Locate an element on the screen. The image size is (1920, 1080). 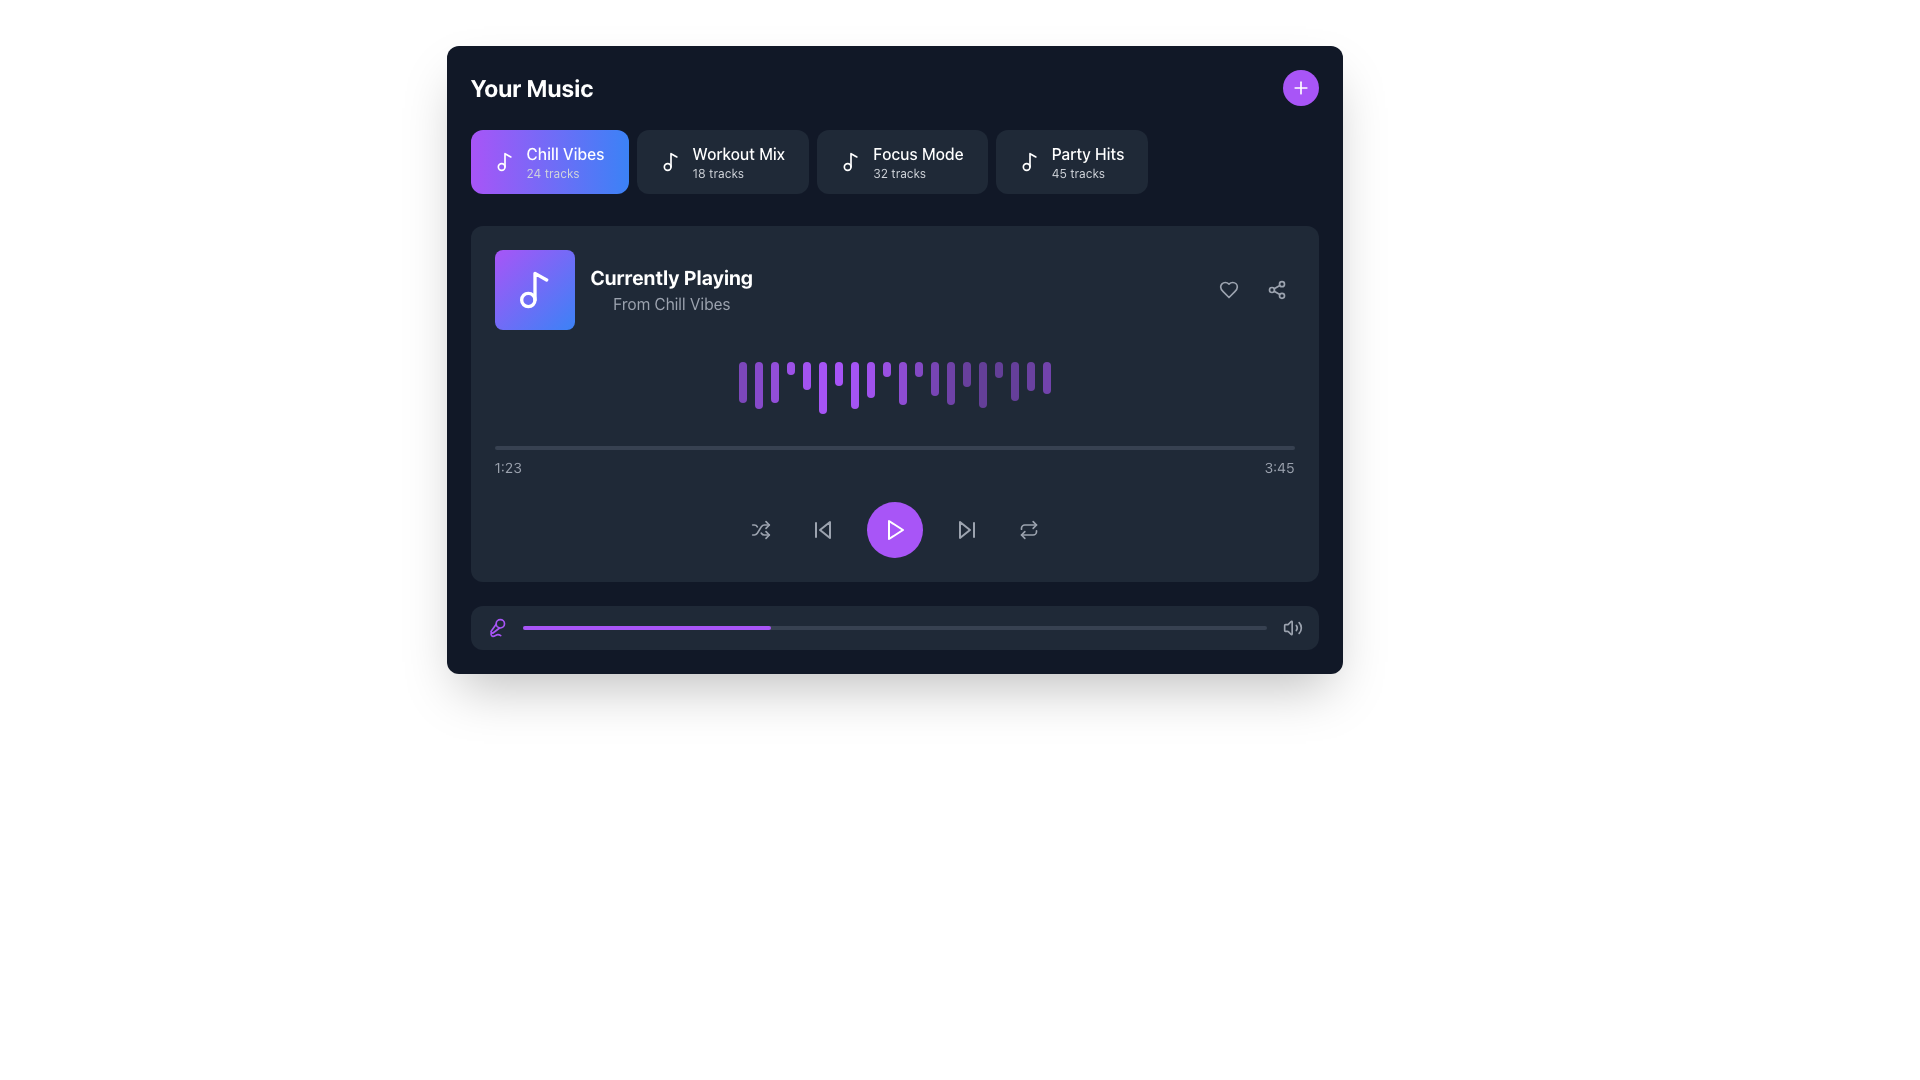
the shuffle button located in the lower section of the audio control toolbar is located at coordinates (759, 529).